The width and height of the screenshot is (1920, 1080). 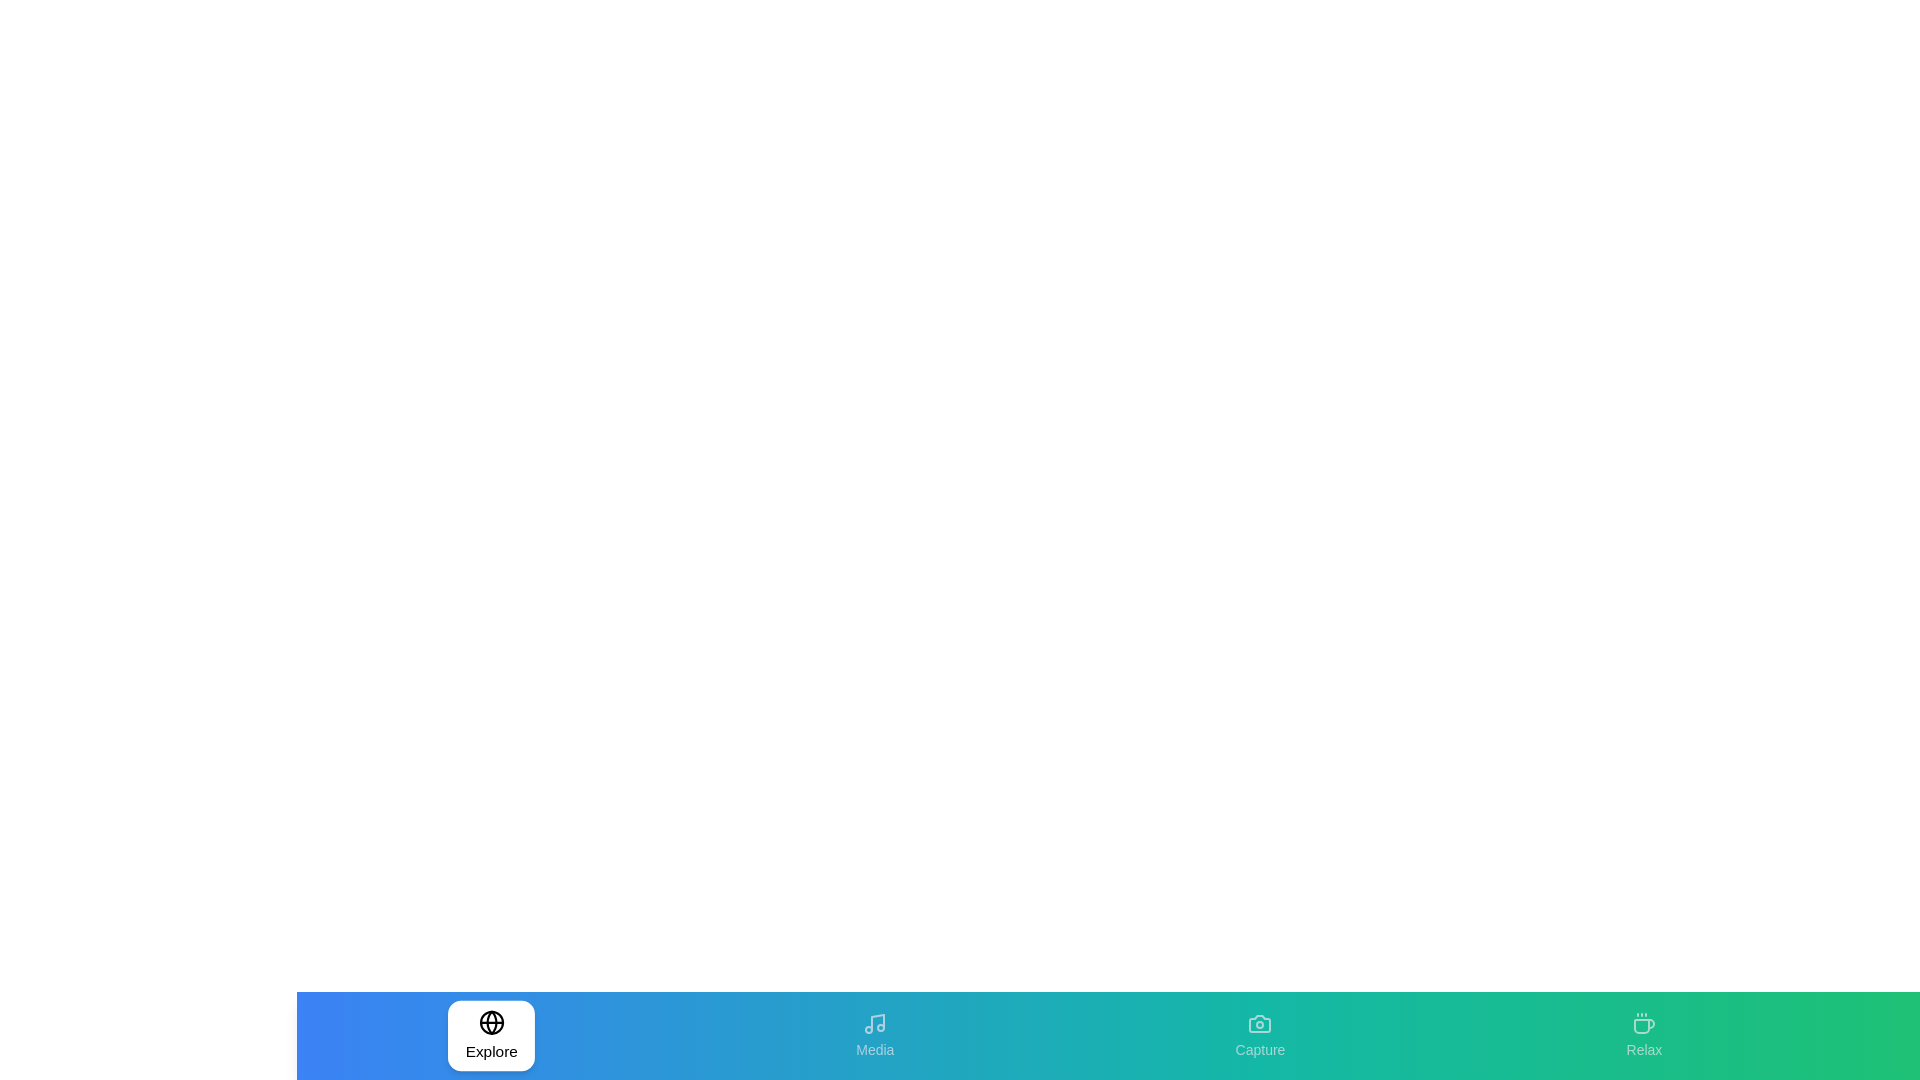 I want to click on the Media tab to observe its visual feedback, so click(x=874, y=1035).